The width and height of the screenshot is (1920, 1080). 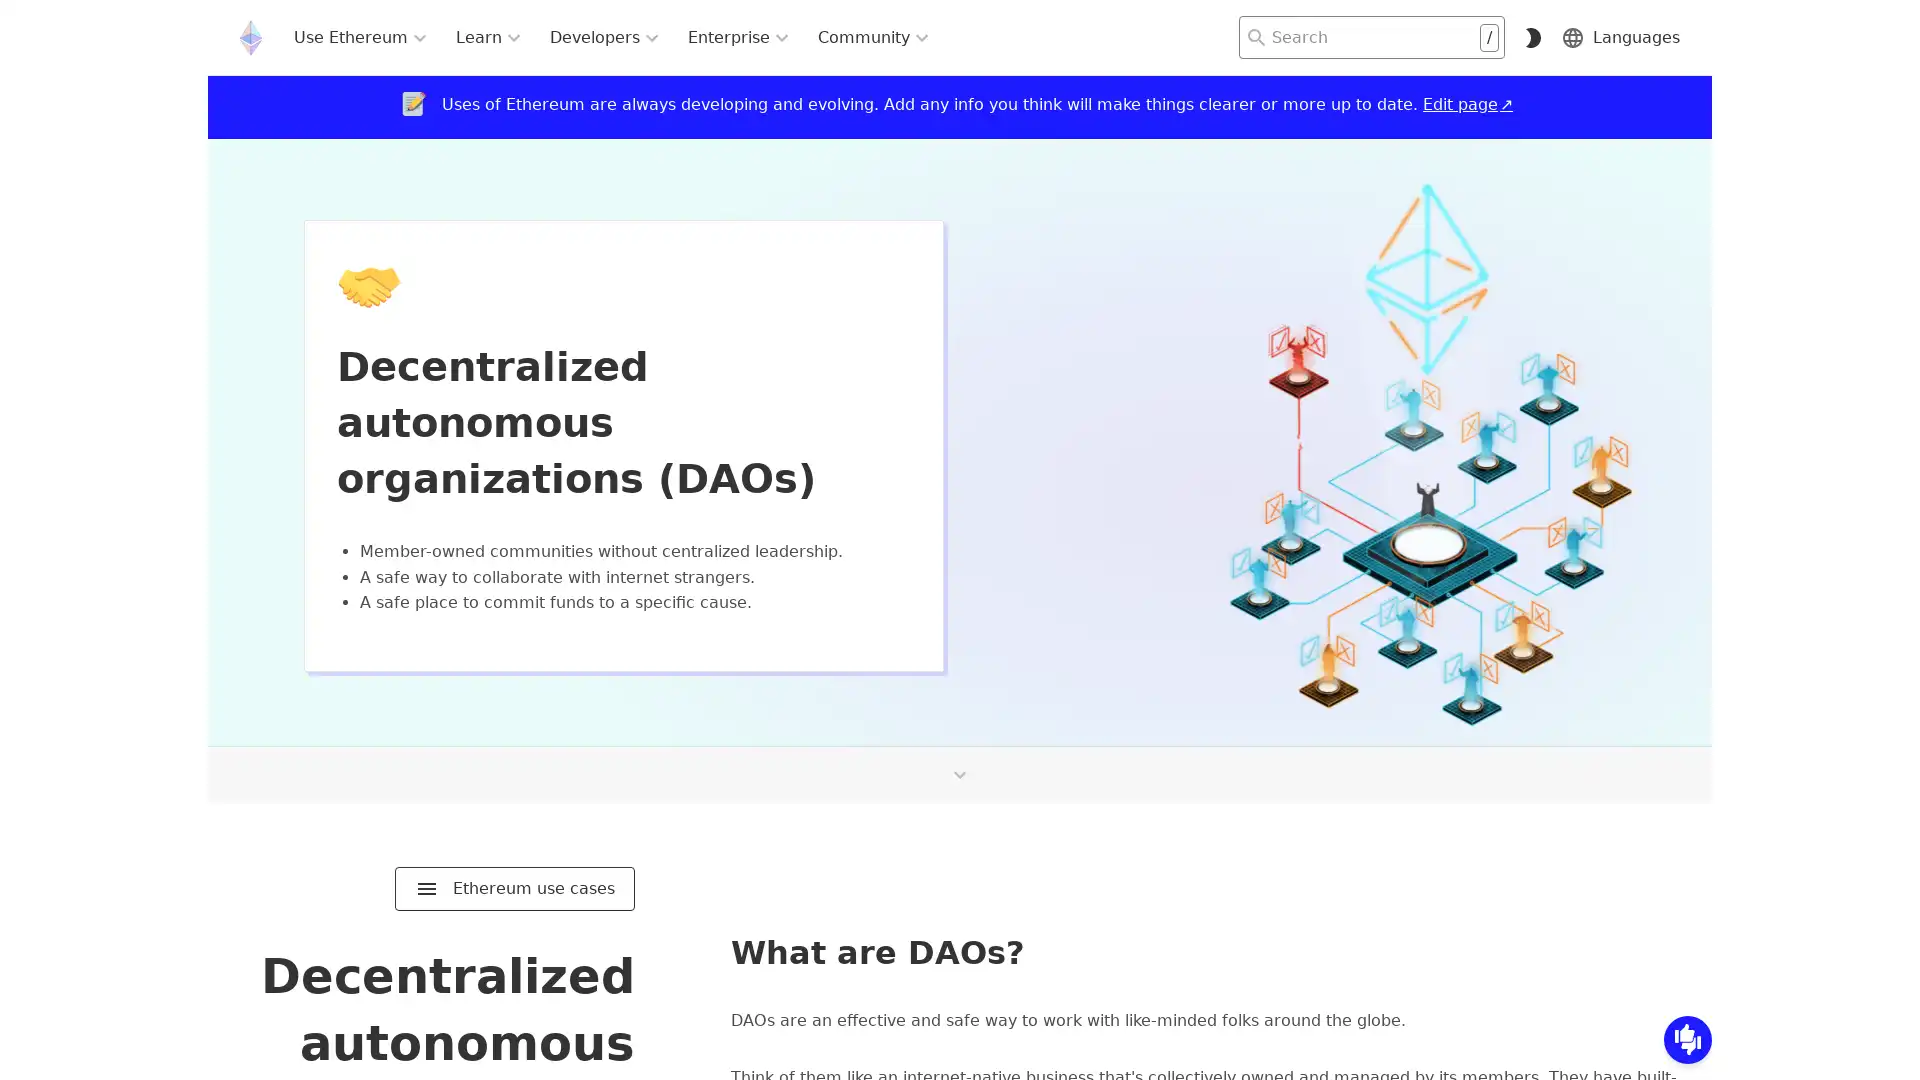 What do you see at coordinates (1531, 37) in the screenshot?
I see `Switch to Dark Theme` at bounding box center [1531, 37].